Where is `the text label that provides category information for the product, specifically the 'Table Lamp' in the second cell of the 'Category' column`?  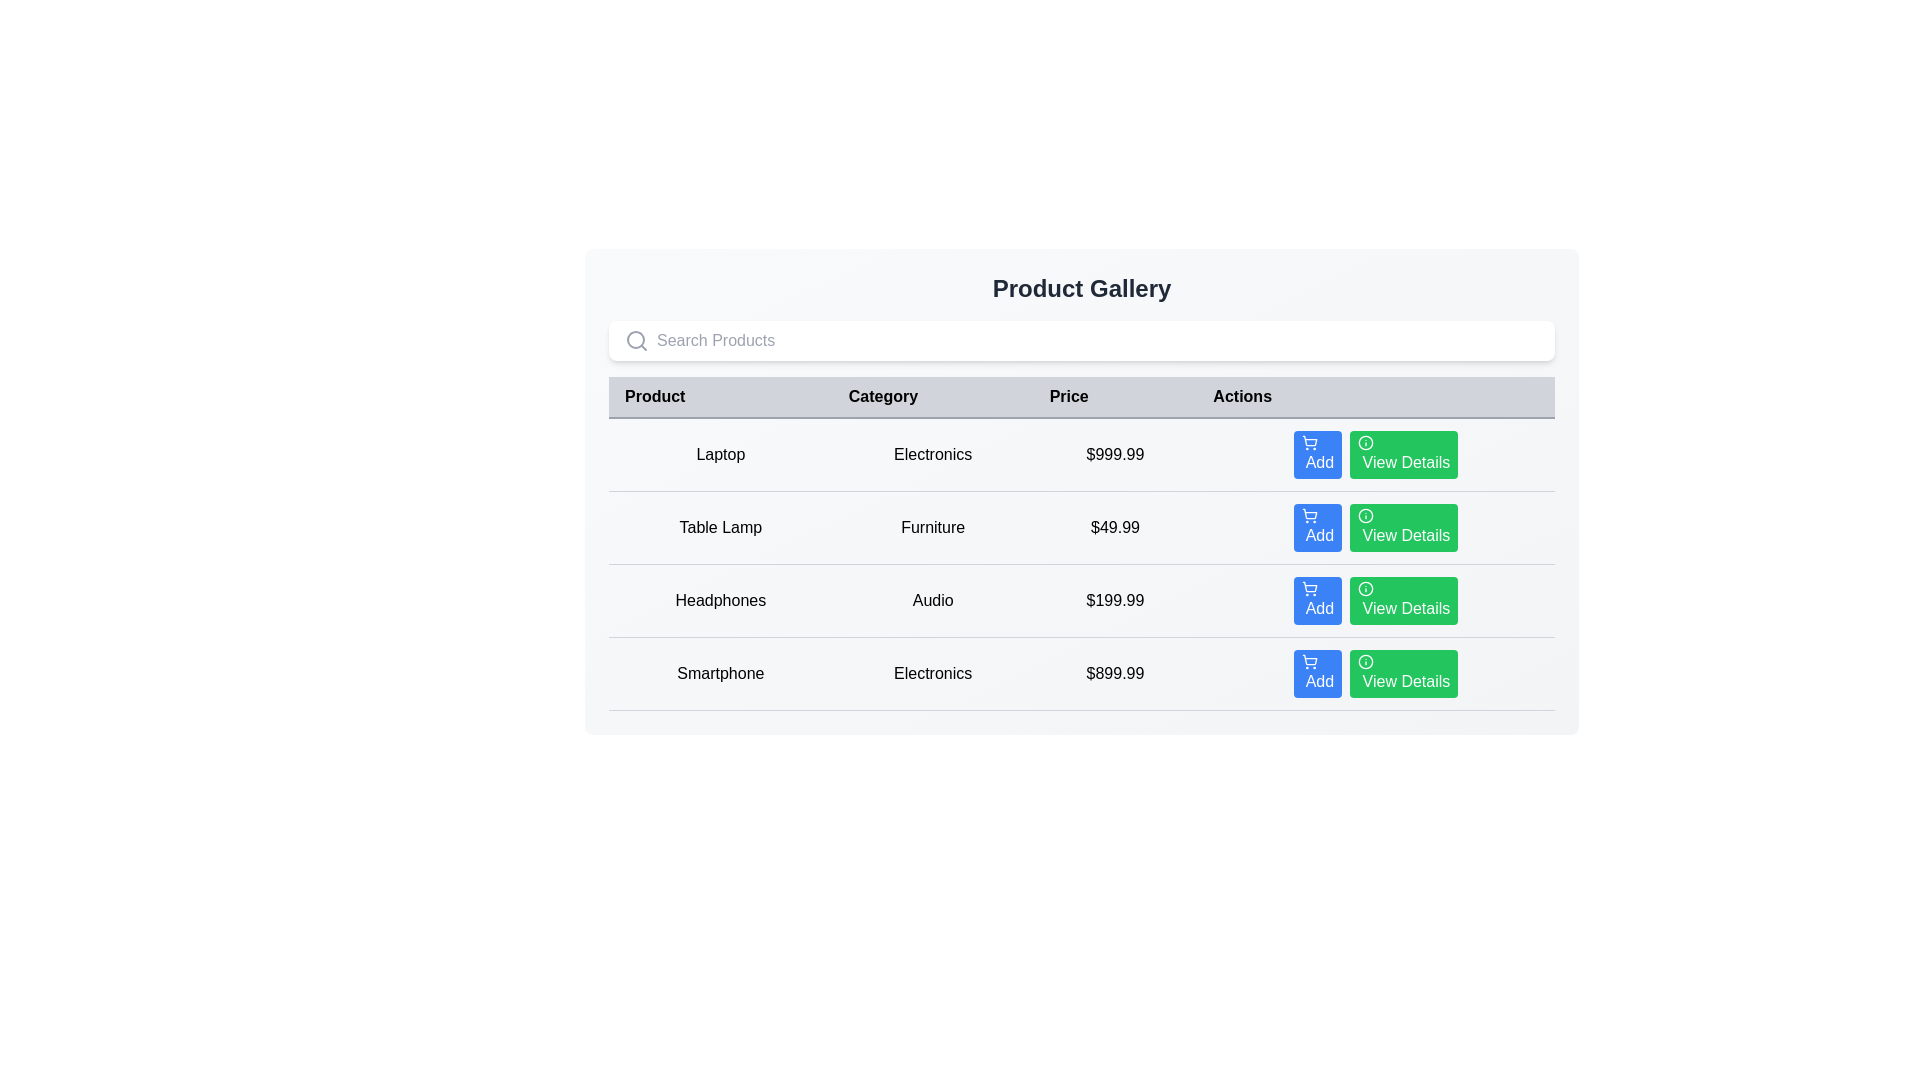
the text label that provides category information for the product, specifically the 'Table Lamp' in the second cell of the 'Category' column is located at coordinates (932, 527).